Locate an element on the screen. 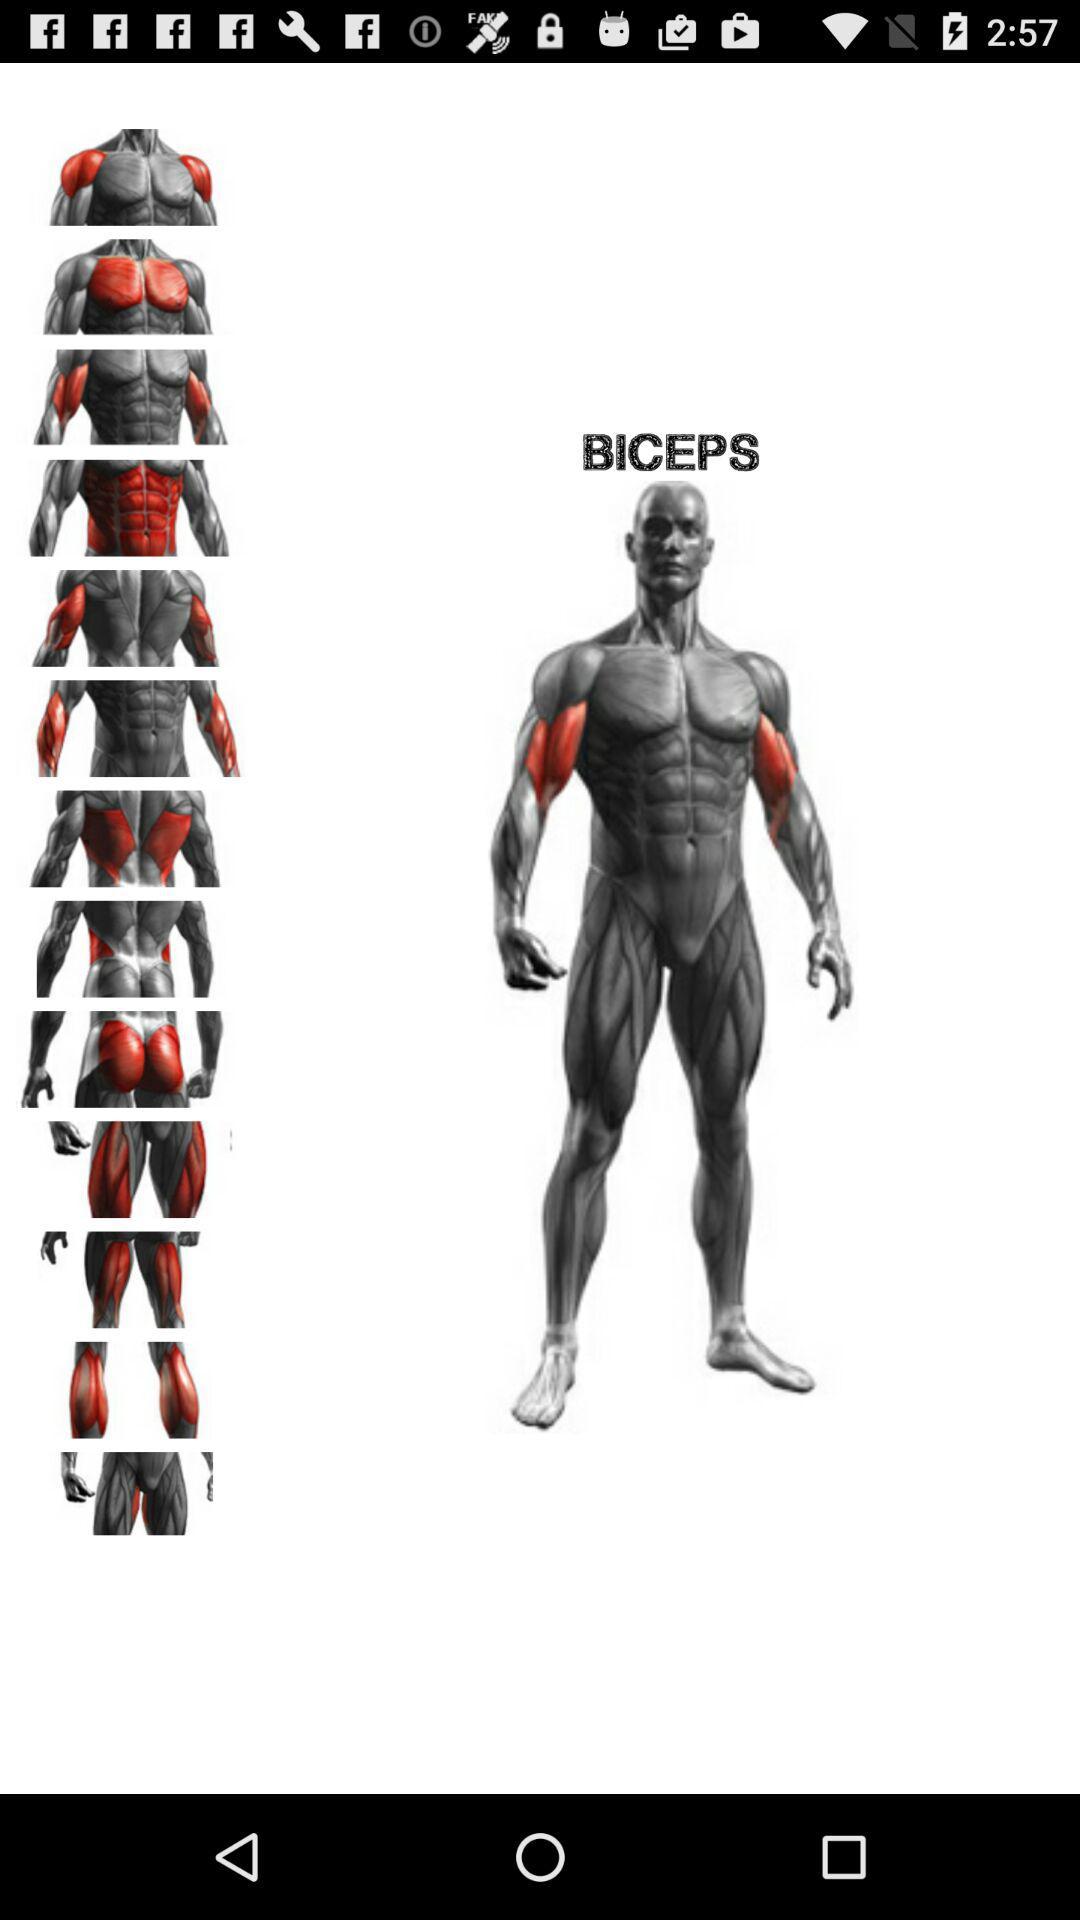  picture is located at coordinates (131, 610).